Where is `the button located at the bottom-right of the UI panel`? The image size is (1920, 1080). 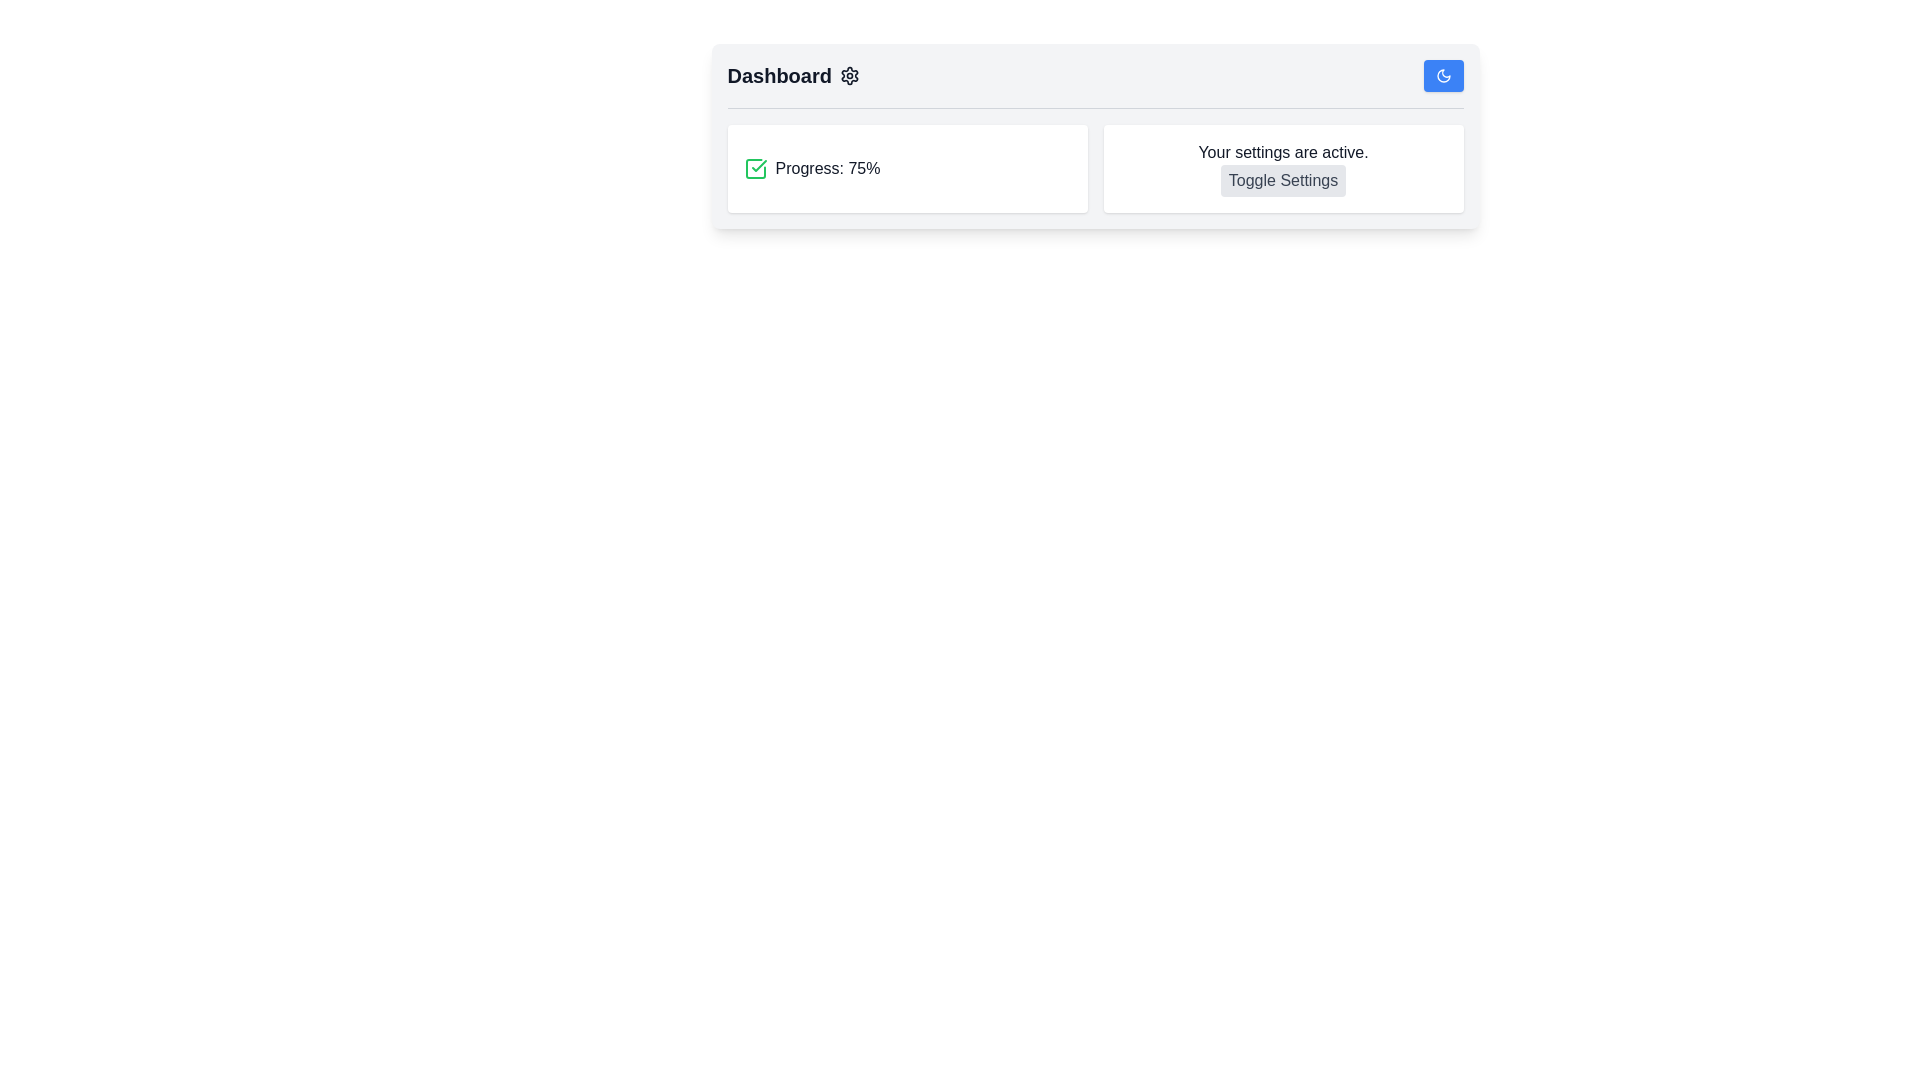
the button located at the bottom-right of the UI panel is located at coordinates (1283, 181).